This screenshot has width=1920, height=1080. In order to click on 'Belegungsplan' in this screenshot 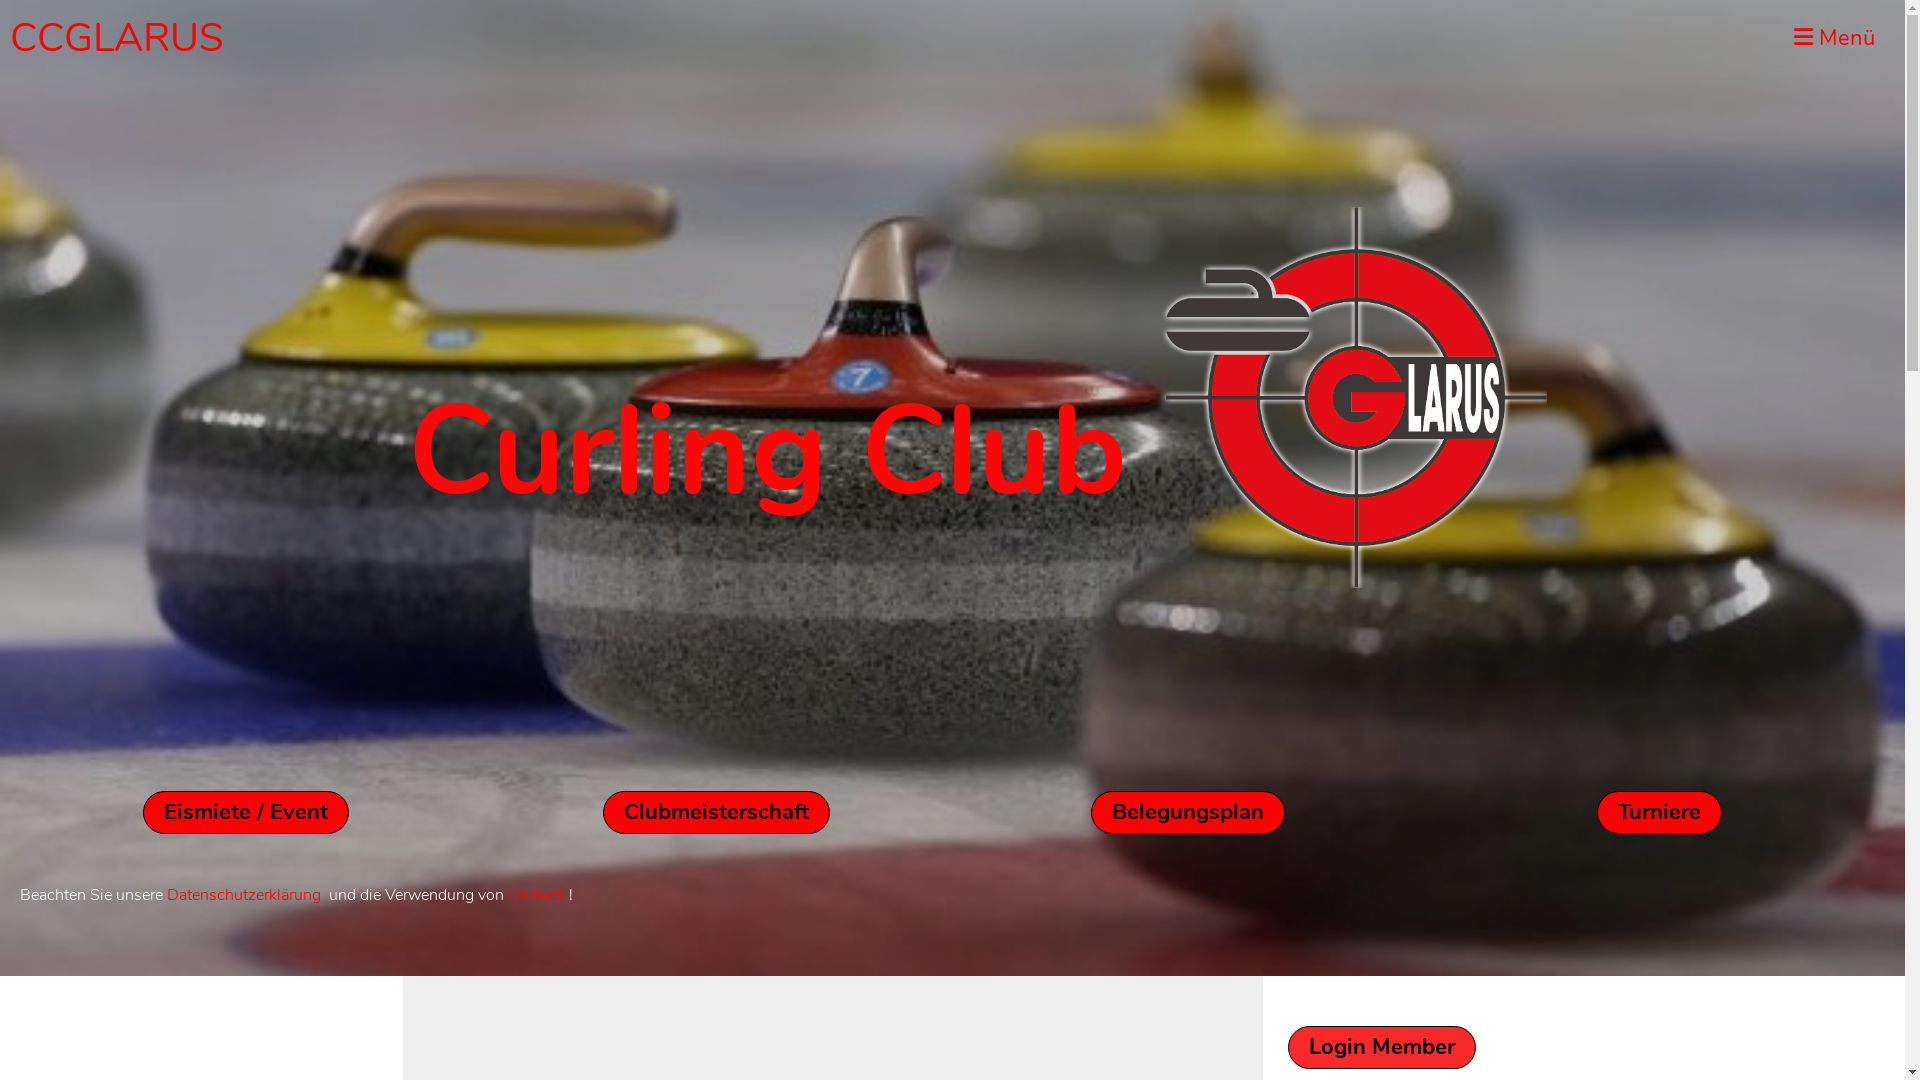, I will do `click(1188, 812)`.